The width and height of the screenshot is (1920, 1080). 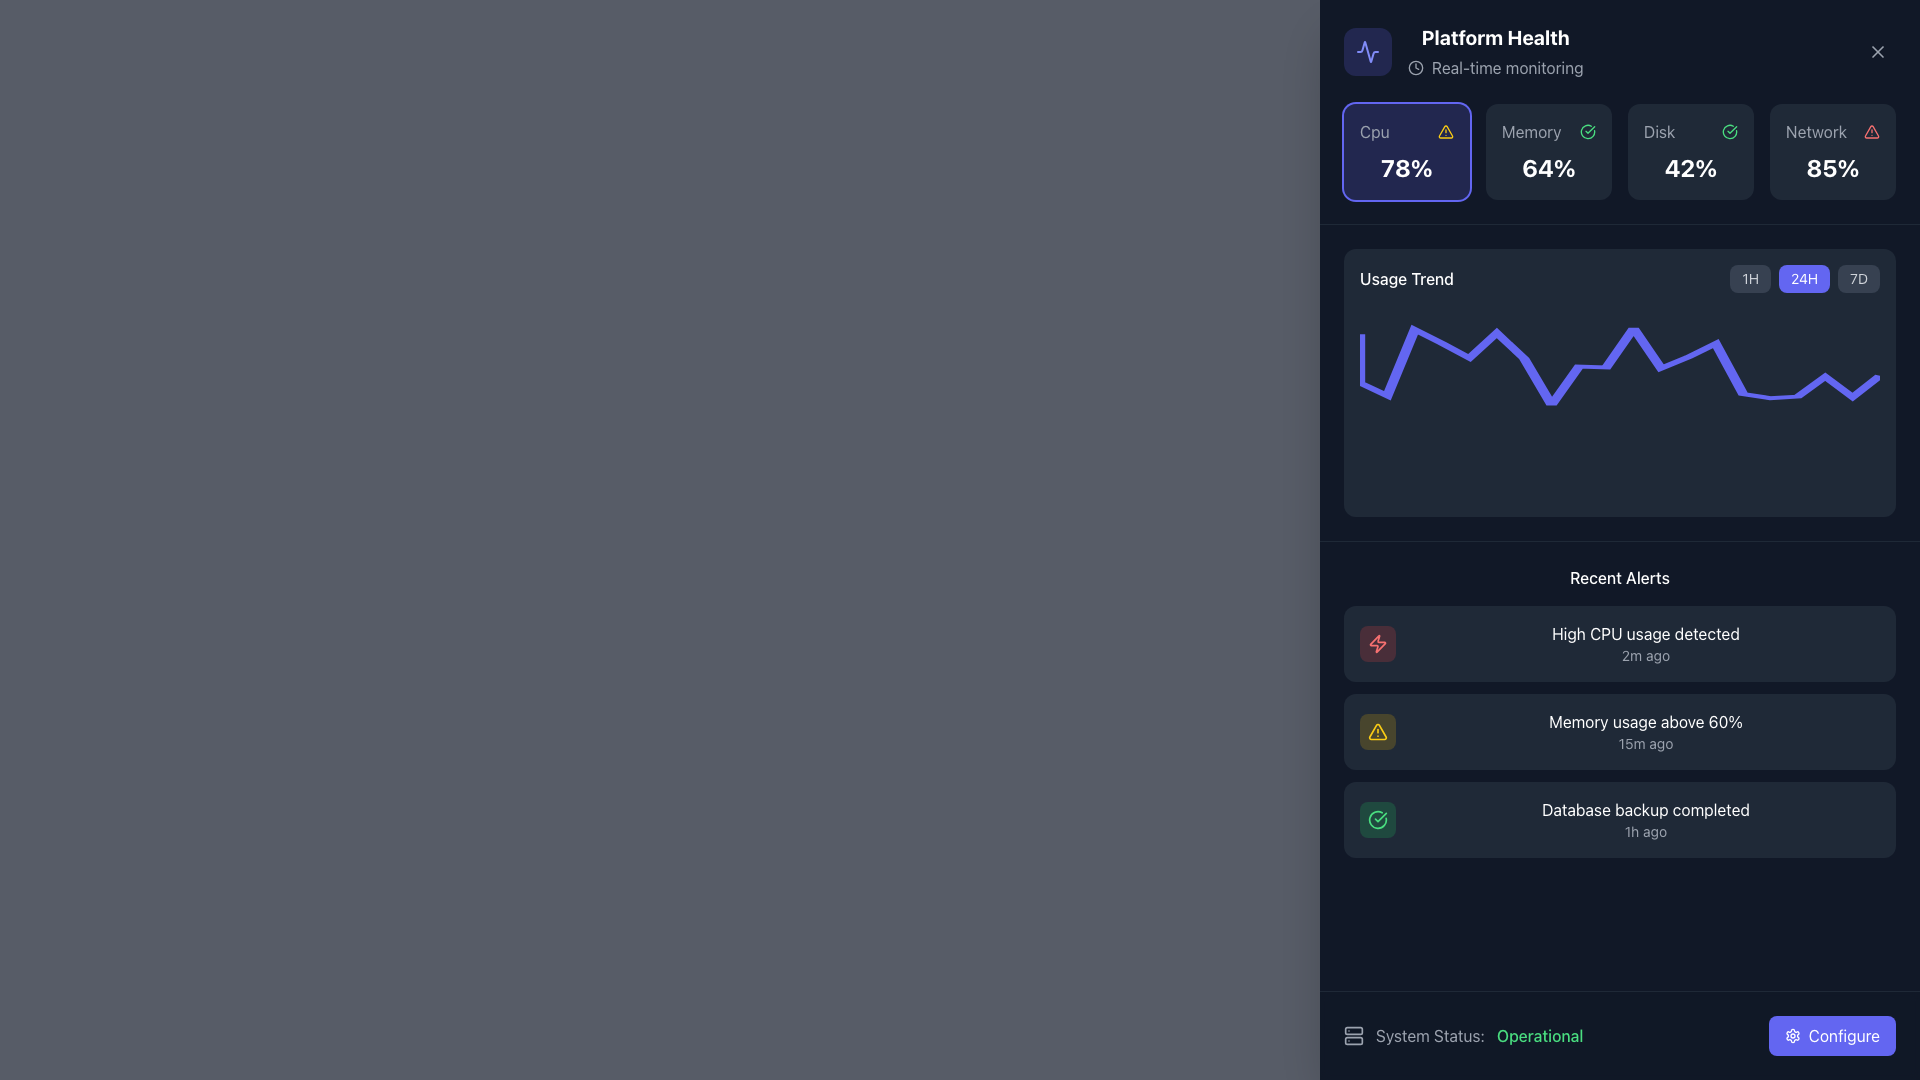 I want to click on the timestamp text label located below the alert 'Memory usage above 60%' in the alert box, which provides the time when the alert was generated, so click(x=1646, y=744).